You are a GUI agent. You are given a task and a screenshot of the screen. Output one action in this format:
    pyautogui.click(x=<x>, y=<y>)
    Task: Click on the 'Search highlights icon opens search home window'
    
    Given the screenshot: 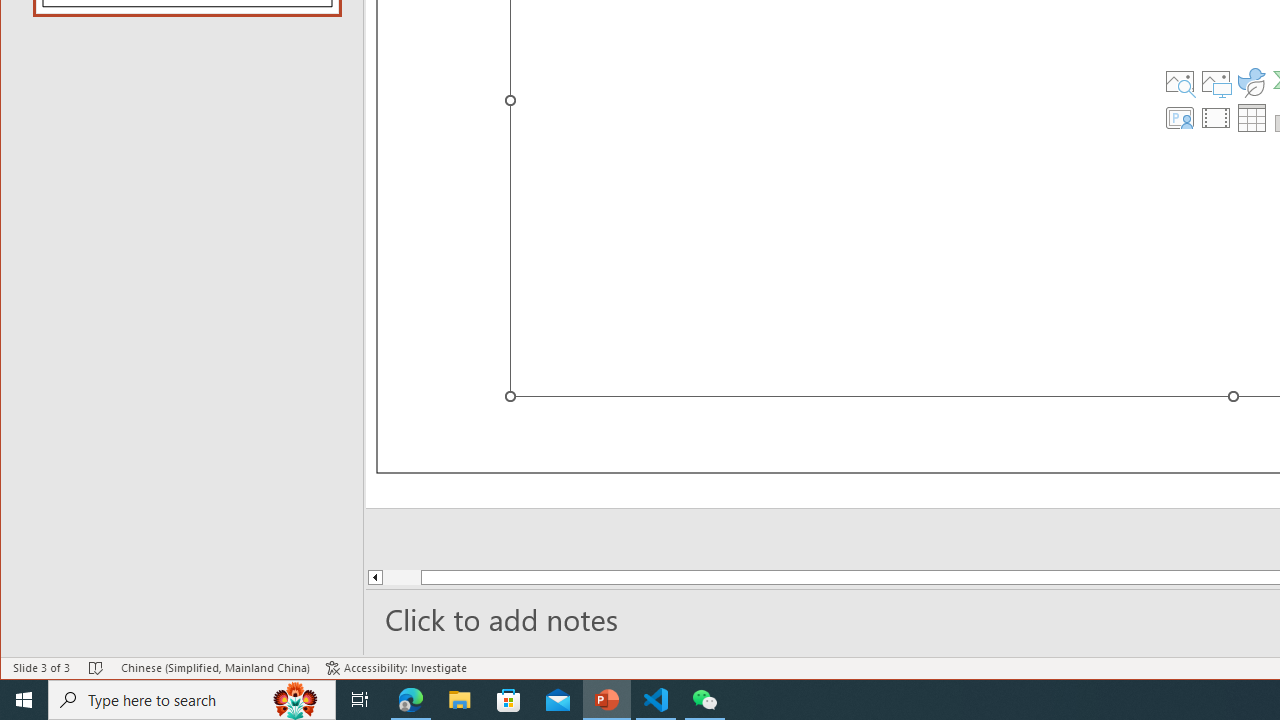 What is the action you would take?
    pyautogui.click(x=294, y=698)
    